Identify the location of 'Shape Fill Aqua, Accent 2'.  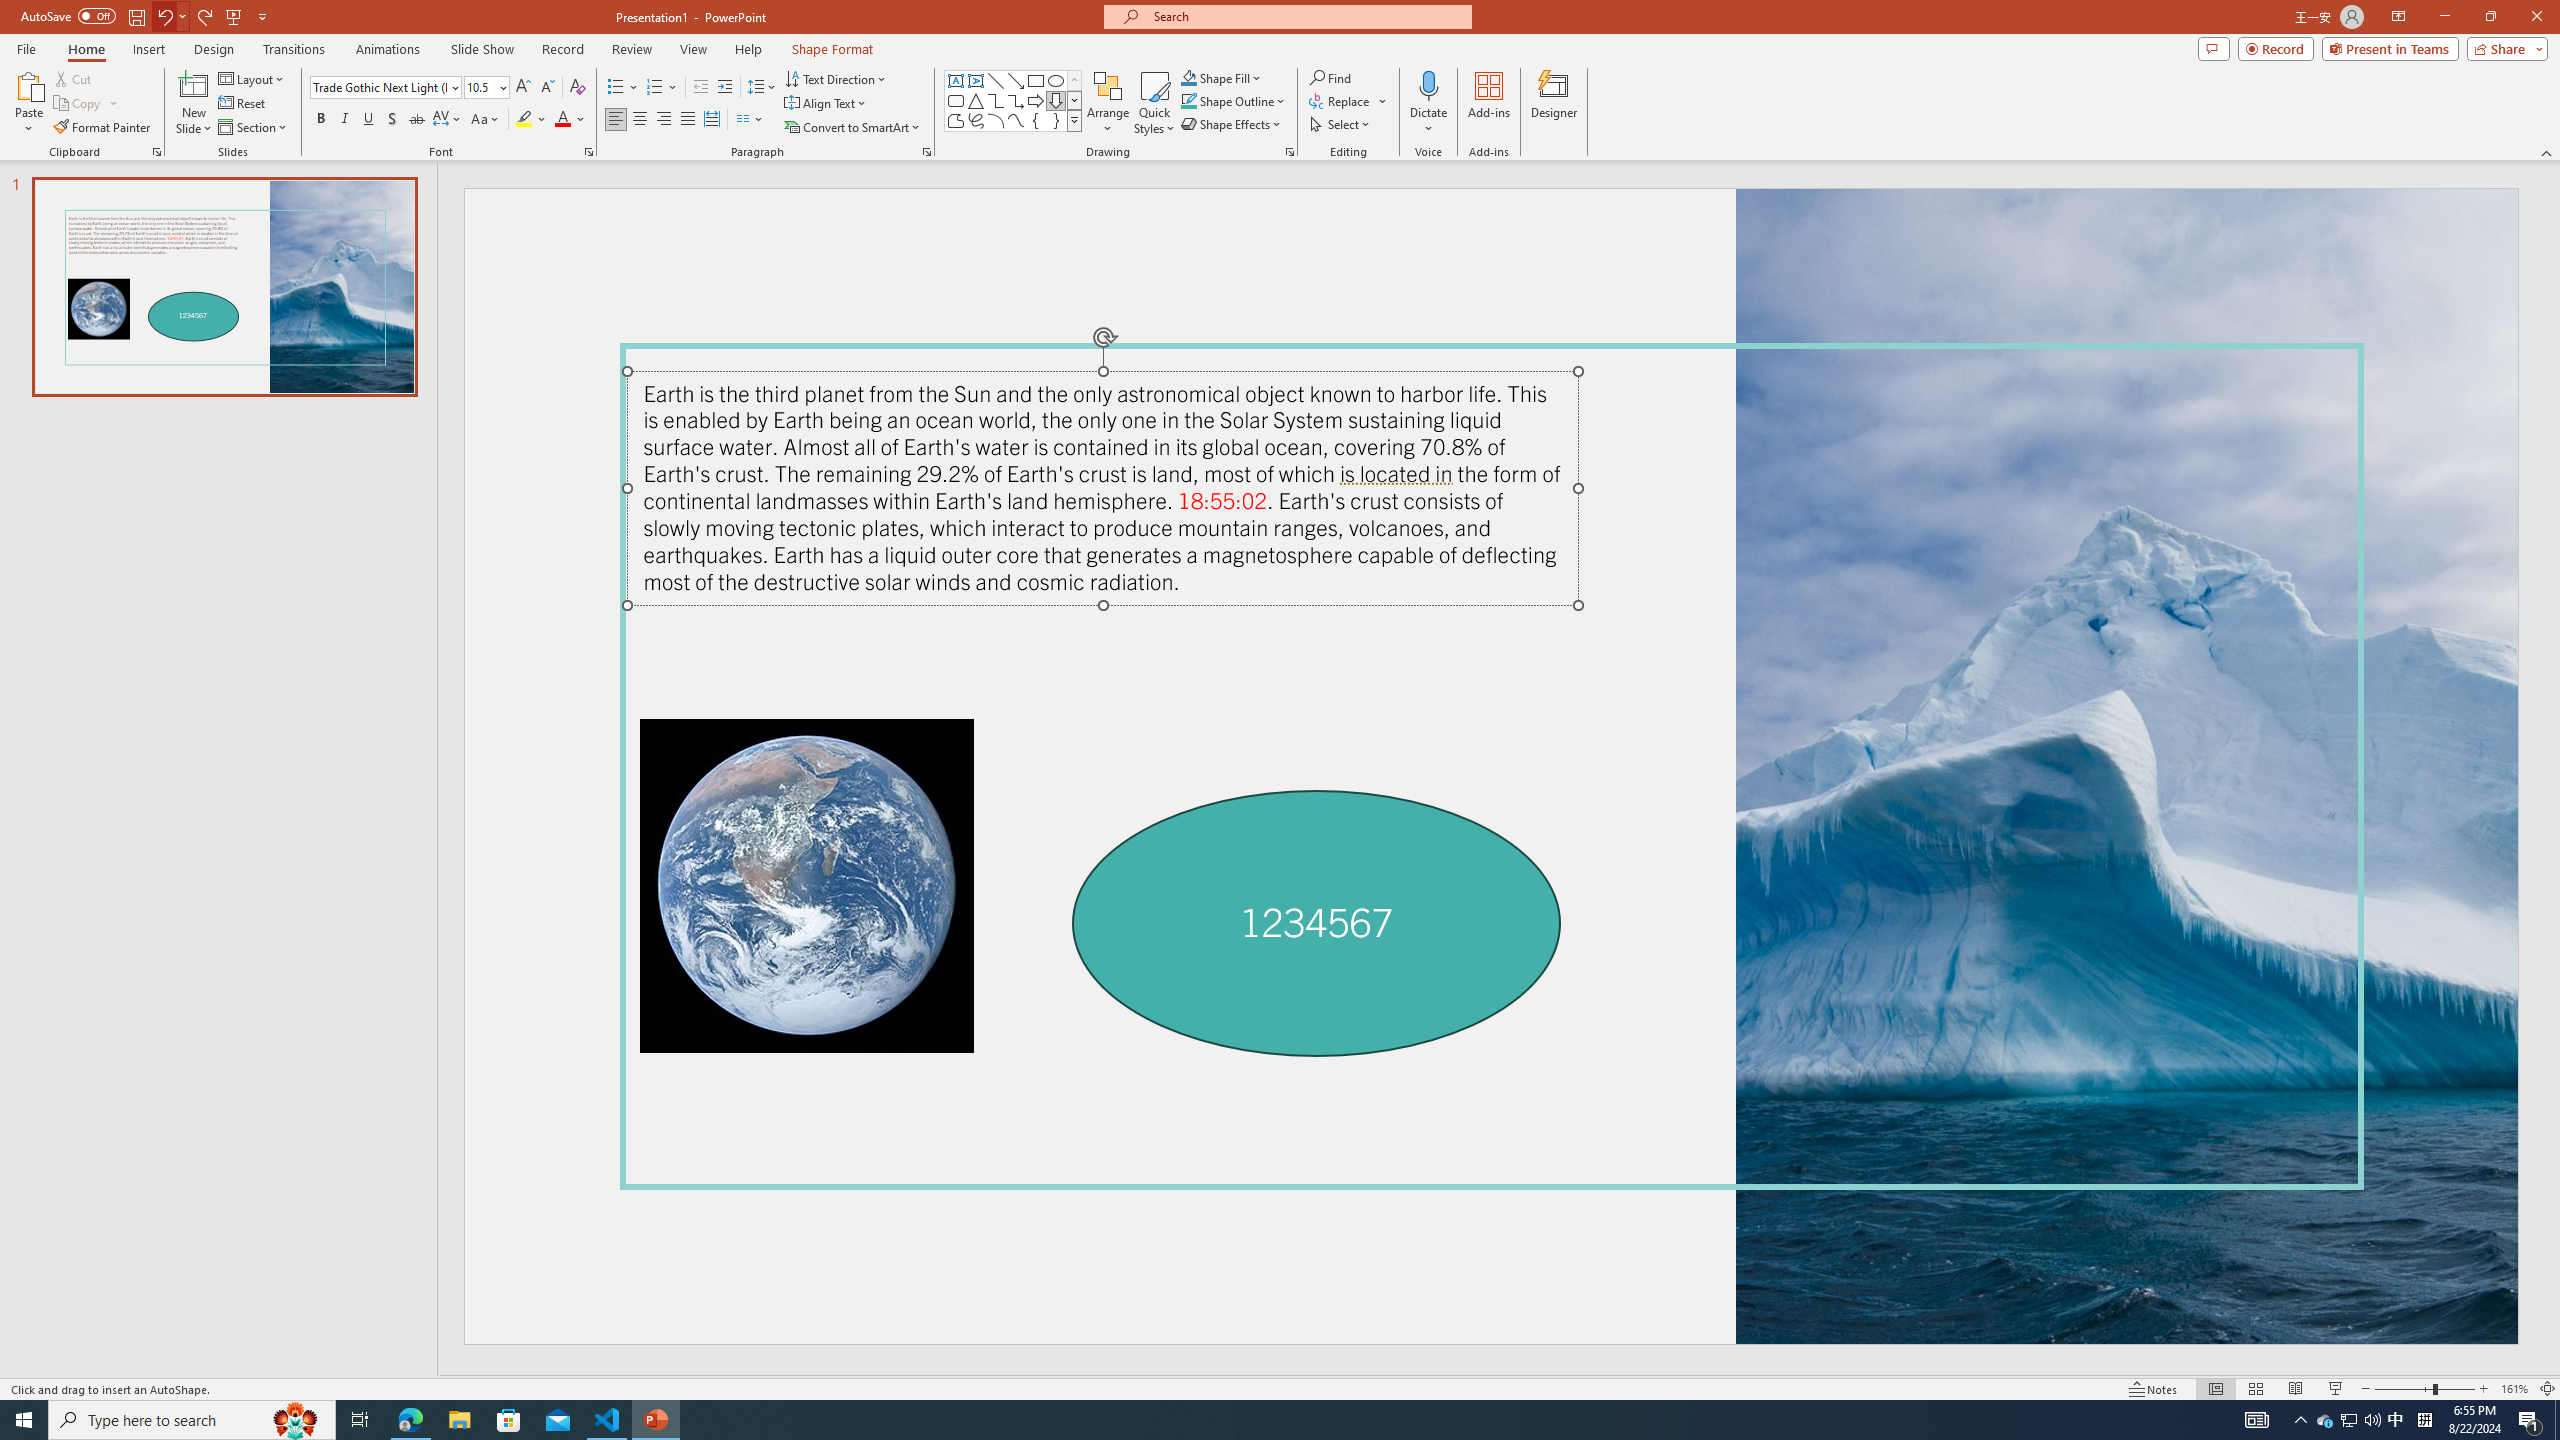
(1189, 77).